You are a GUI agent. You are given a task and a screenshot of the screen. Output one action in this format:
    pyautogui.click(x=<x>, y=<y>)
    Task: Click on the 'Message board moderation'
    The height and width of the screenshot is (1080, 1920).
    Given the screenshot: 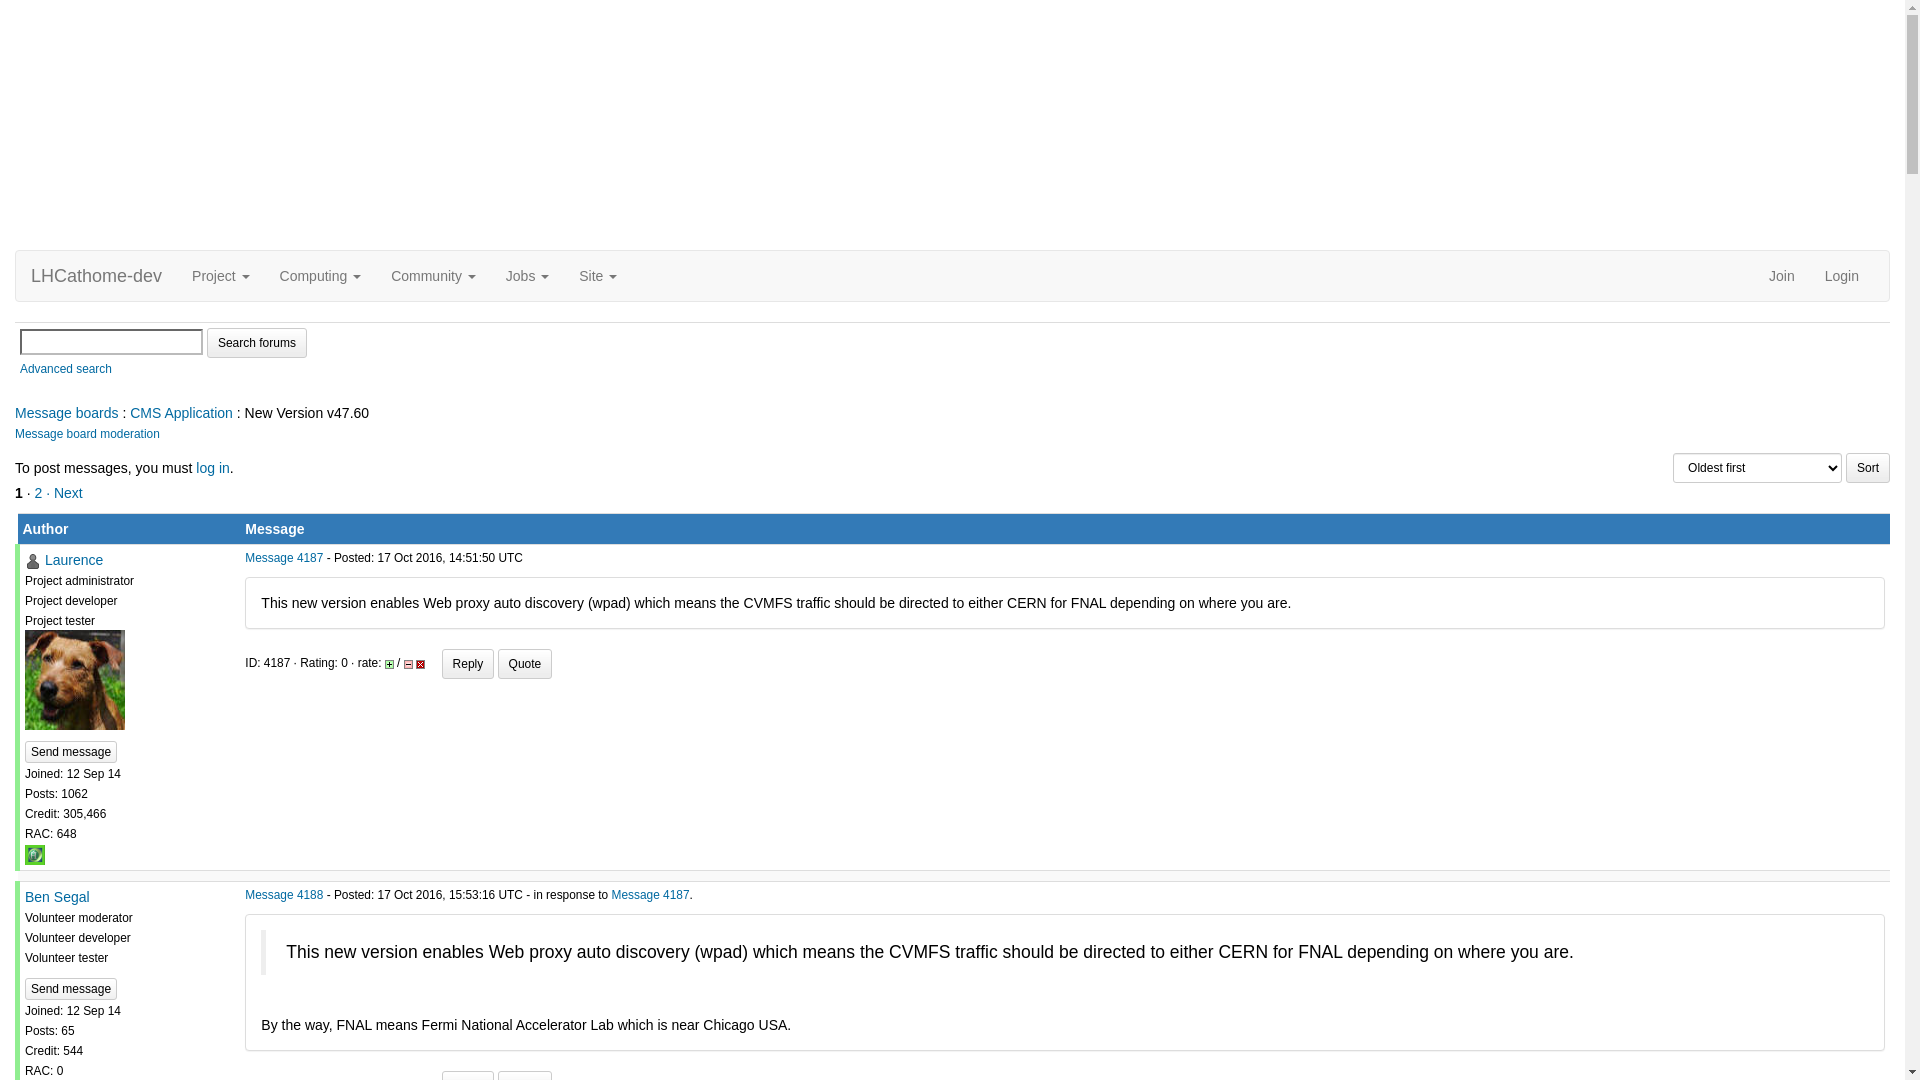 What is the action you would take?
    pyautogui.click(x=86, y=433)
    